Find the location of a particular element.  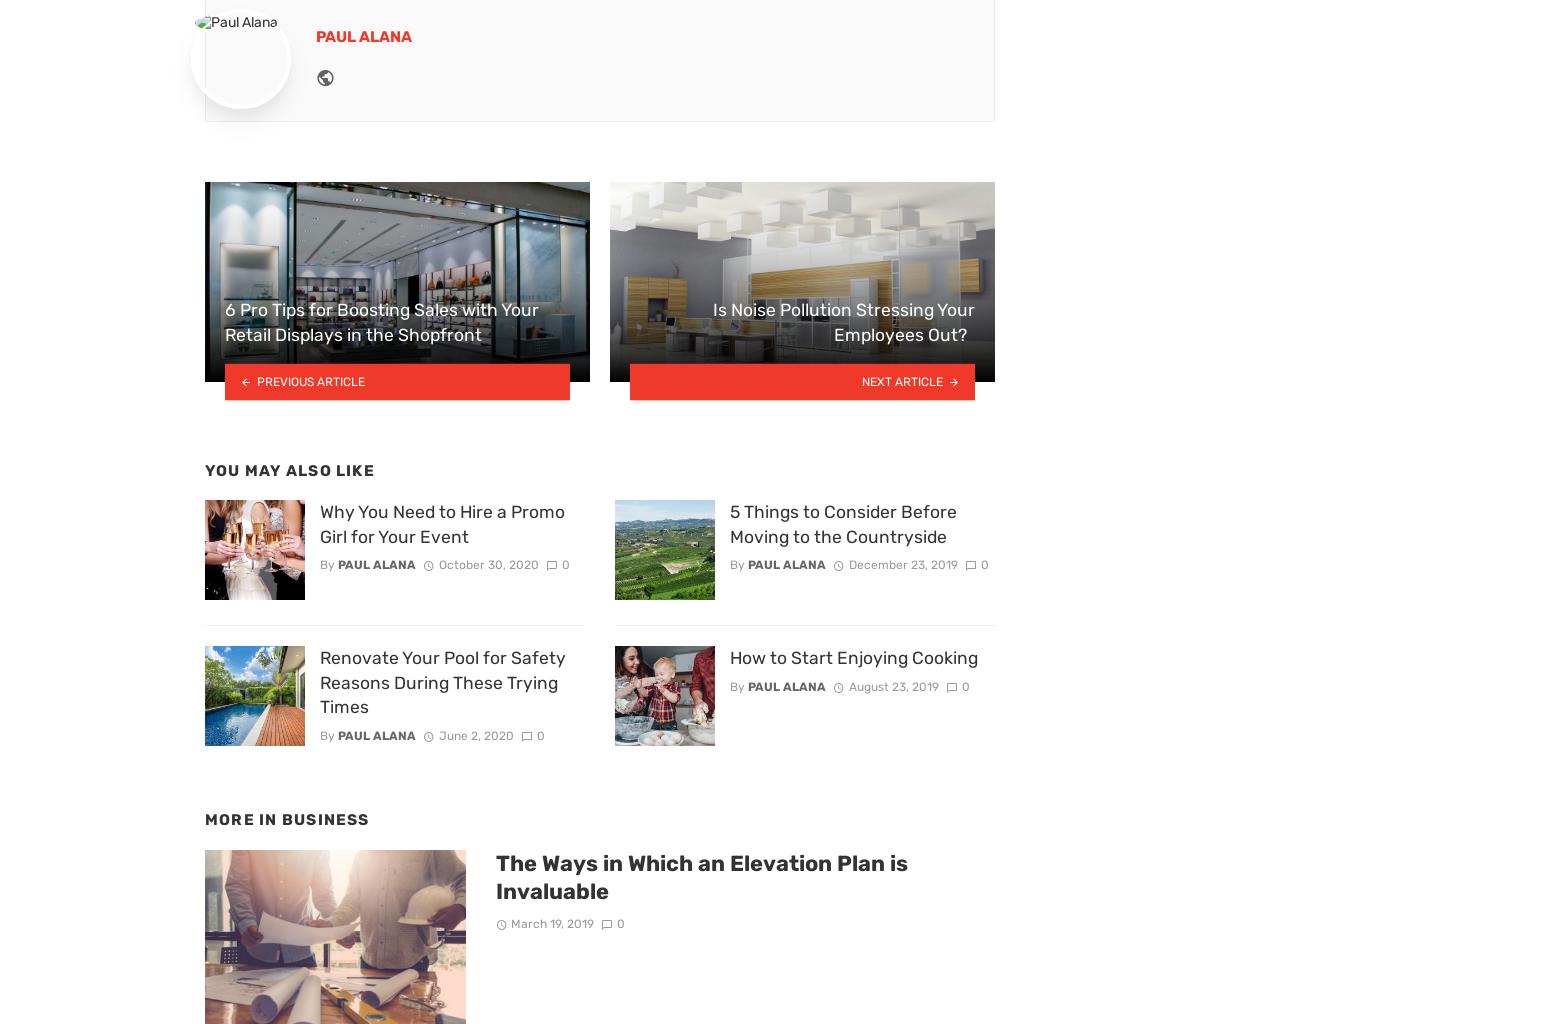

'Next article' is located at coordinates (861, 381).